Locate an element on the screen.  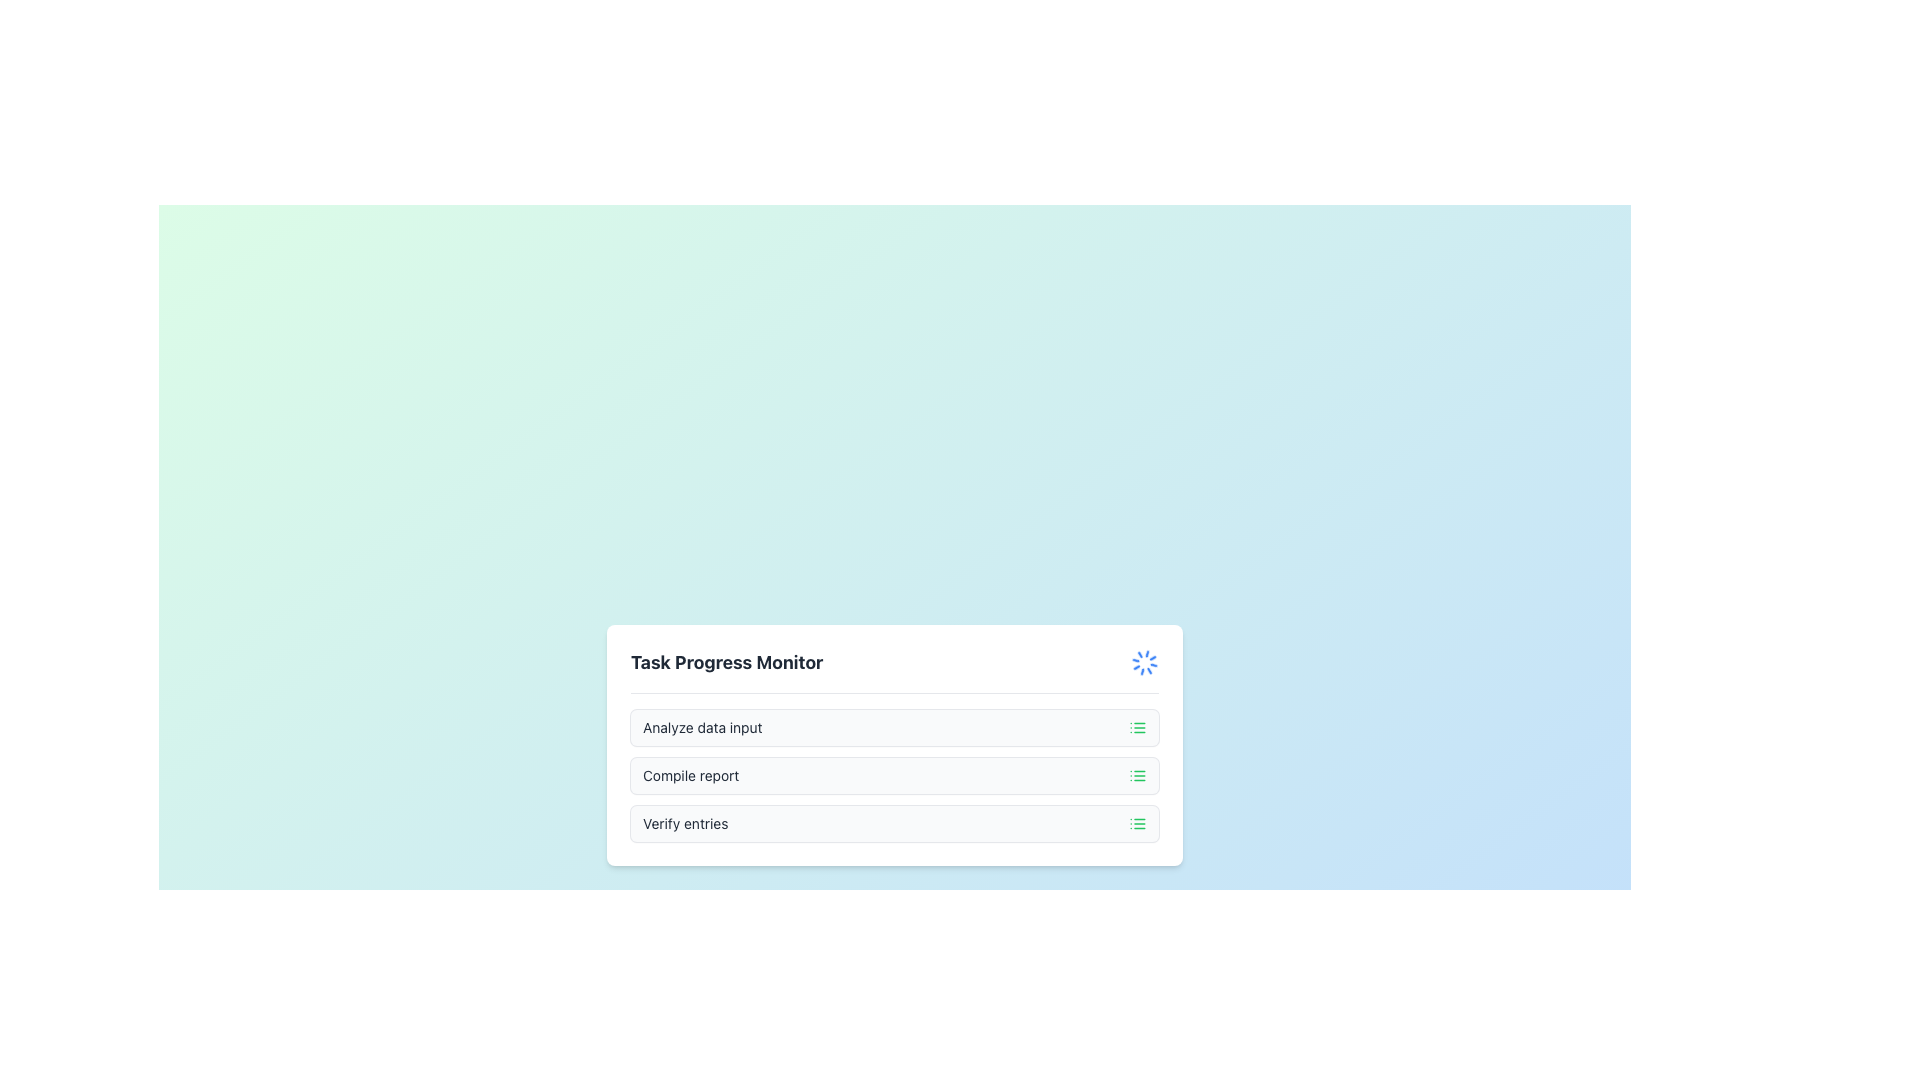
the 'Compile report' text label in the 'Task Progress Monitor' section, which is the middle entry of a three-item task list is located at coordinates (691, 774).